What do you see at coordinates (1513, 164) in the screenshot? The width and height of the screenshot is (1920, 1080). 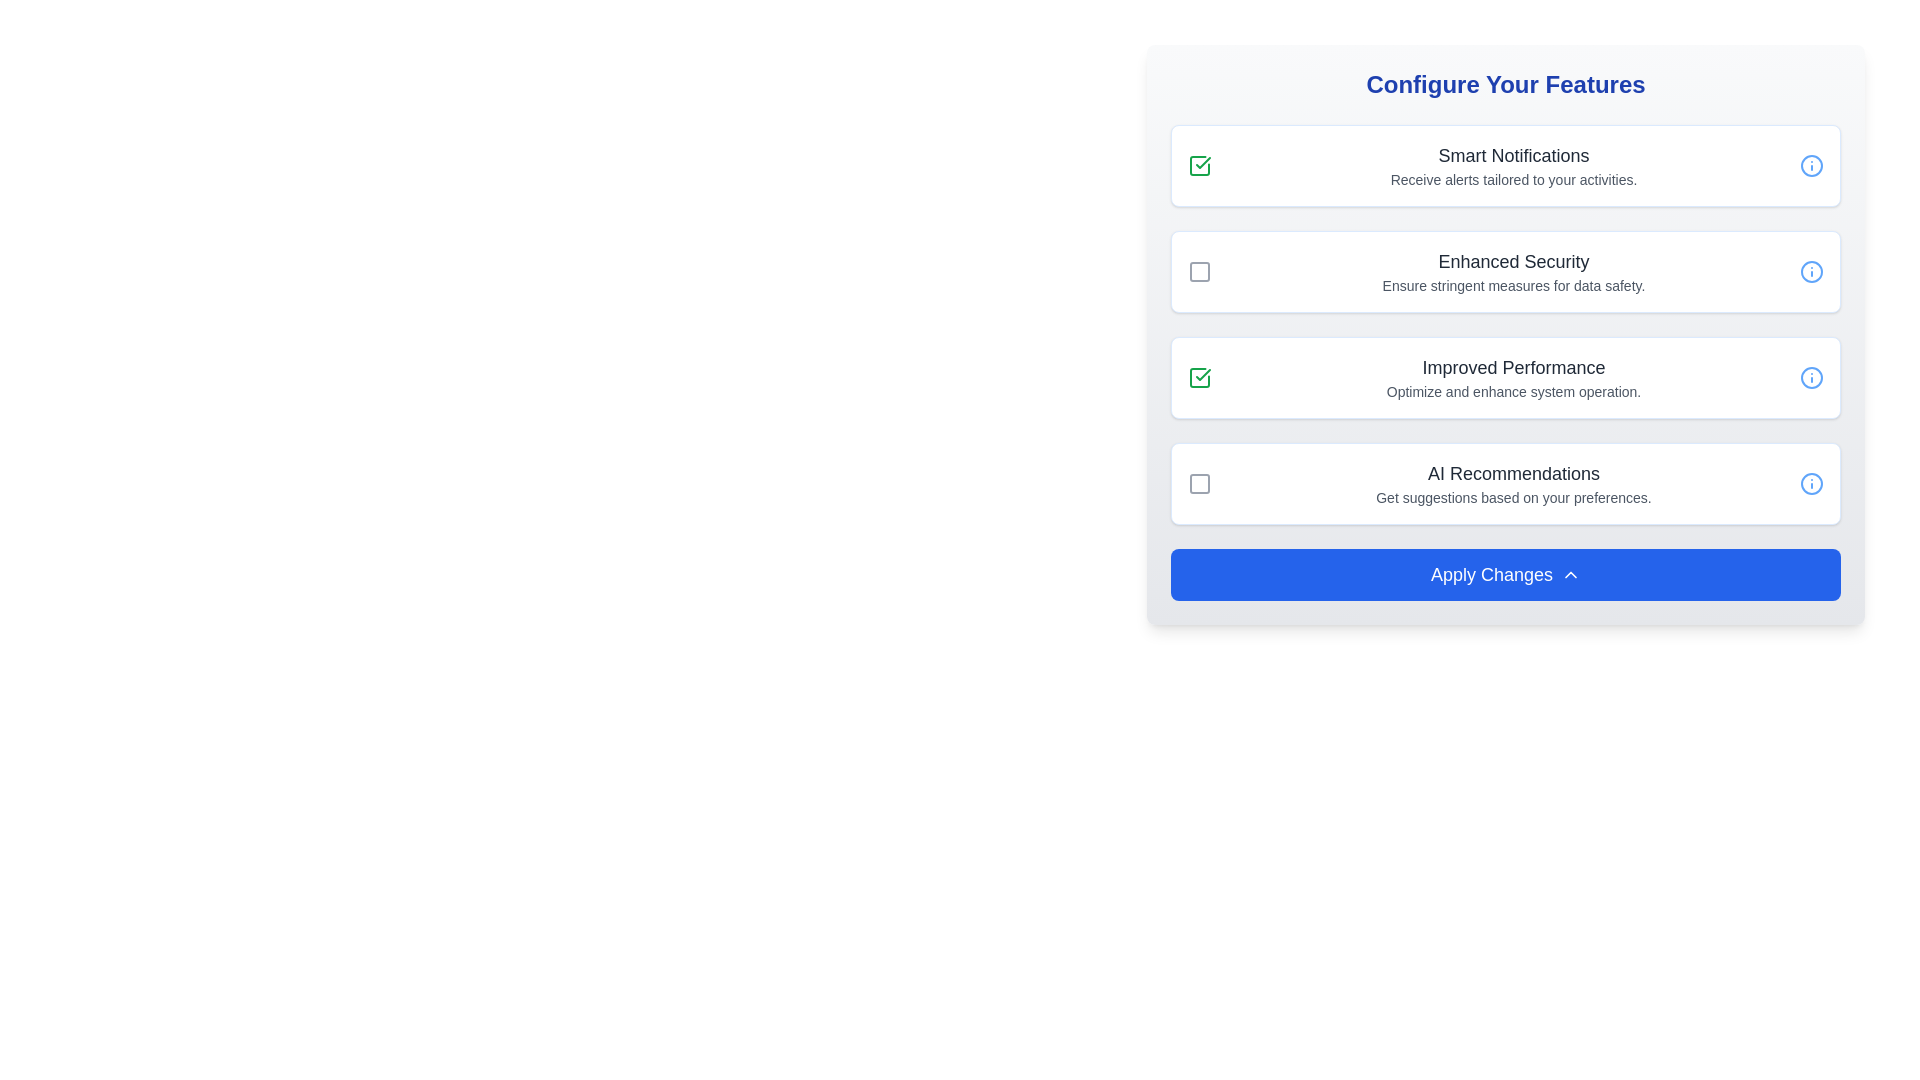 I see `the Text Block that describes the 'Smart Notifications' feature, located in the first feature box above 'Enhanced Security' and below the header 'Configure Your Features'` at bounding box center [1513, 164].